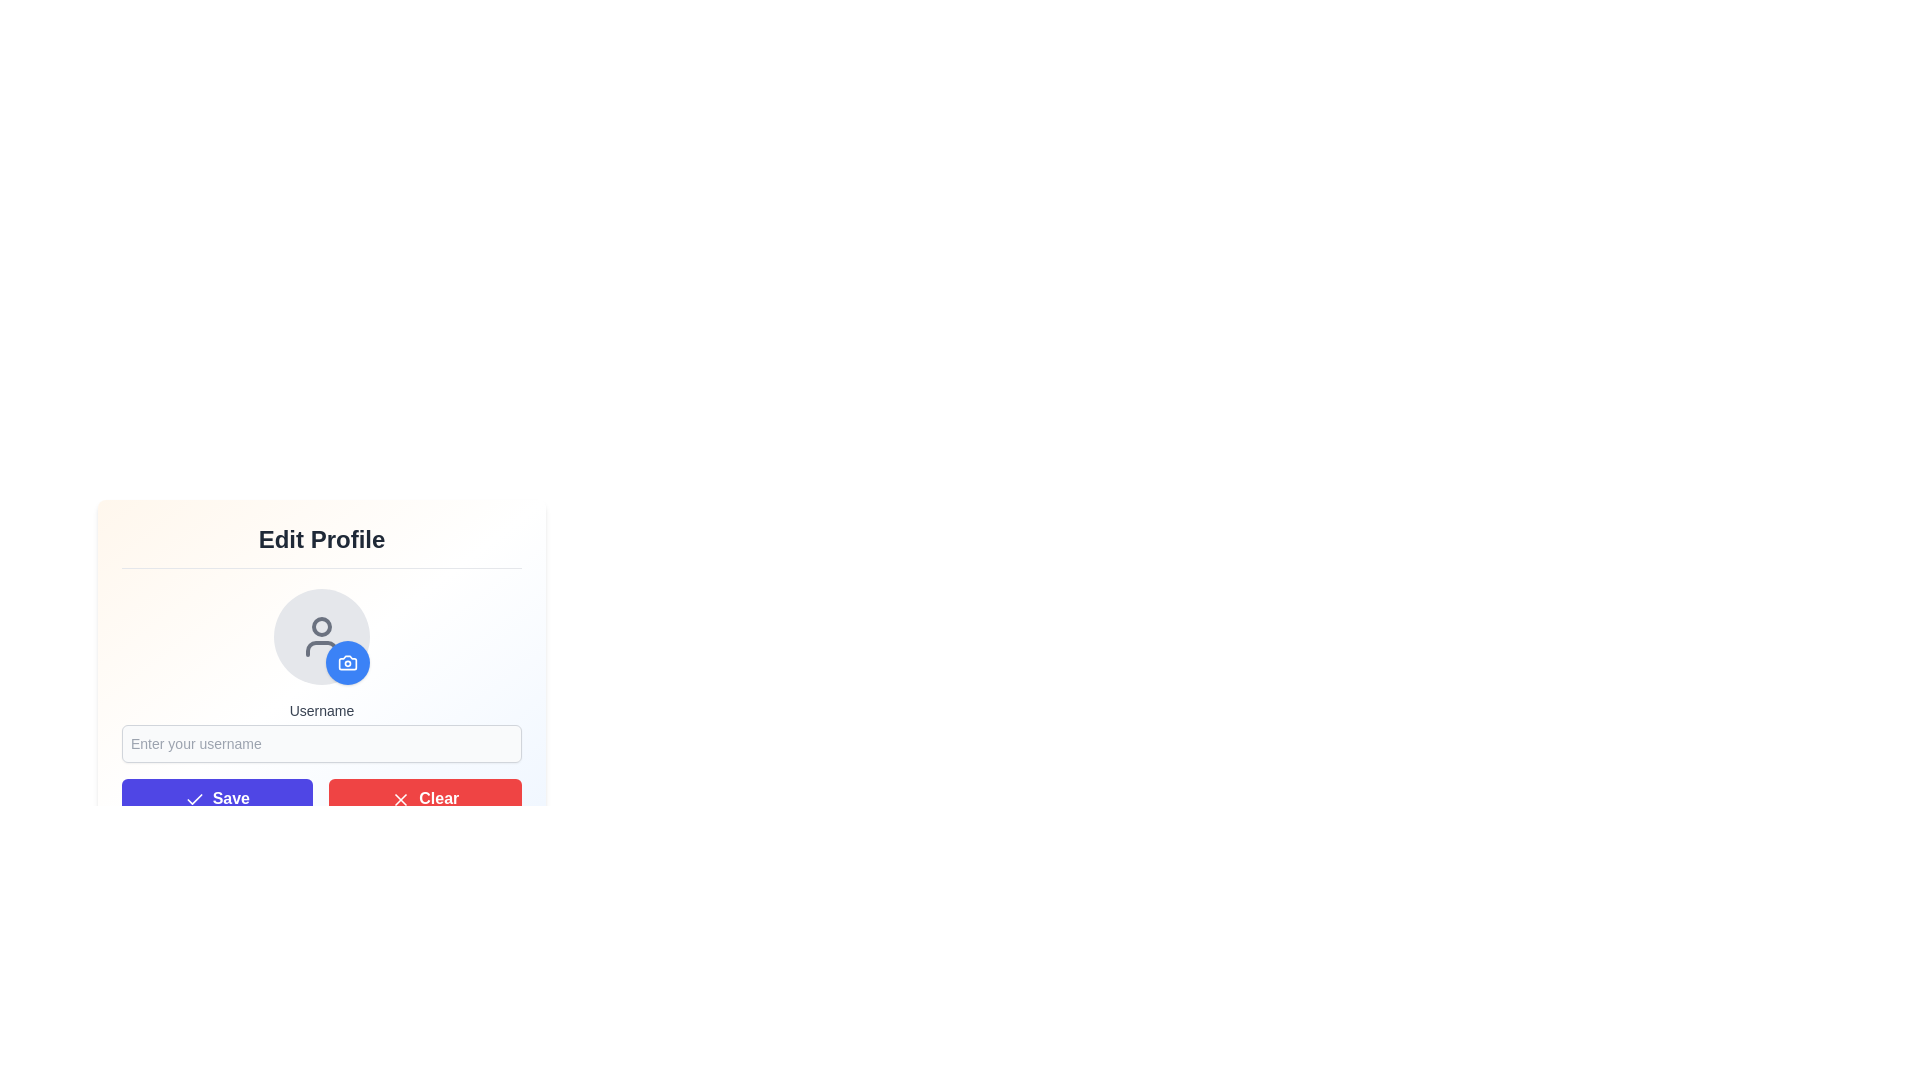  Describe the element at coordinates (424, 797) in the screenshot. I see `the red 'Clear' button labeled with white text and a white 'X' icon to clear input` at that location.